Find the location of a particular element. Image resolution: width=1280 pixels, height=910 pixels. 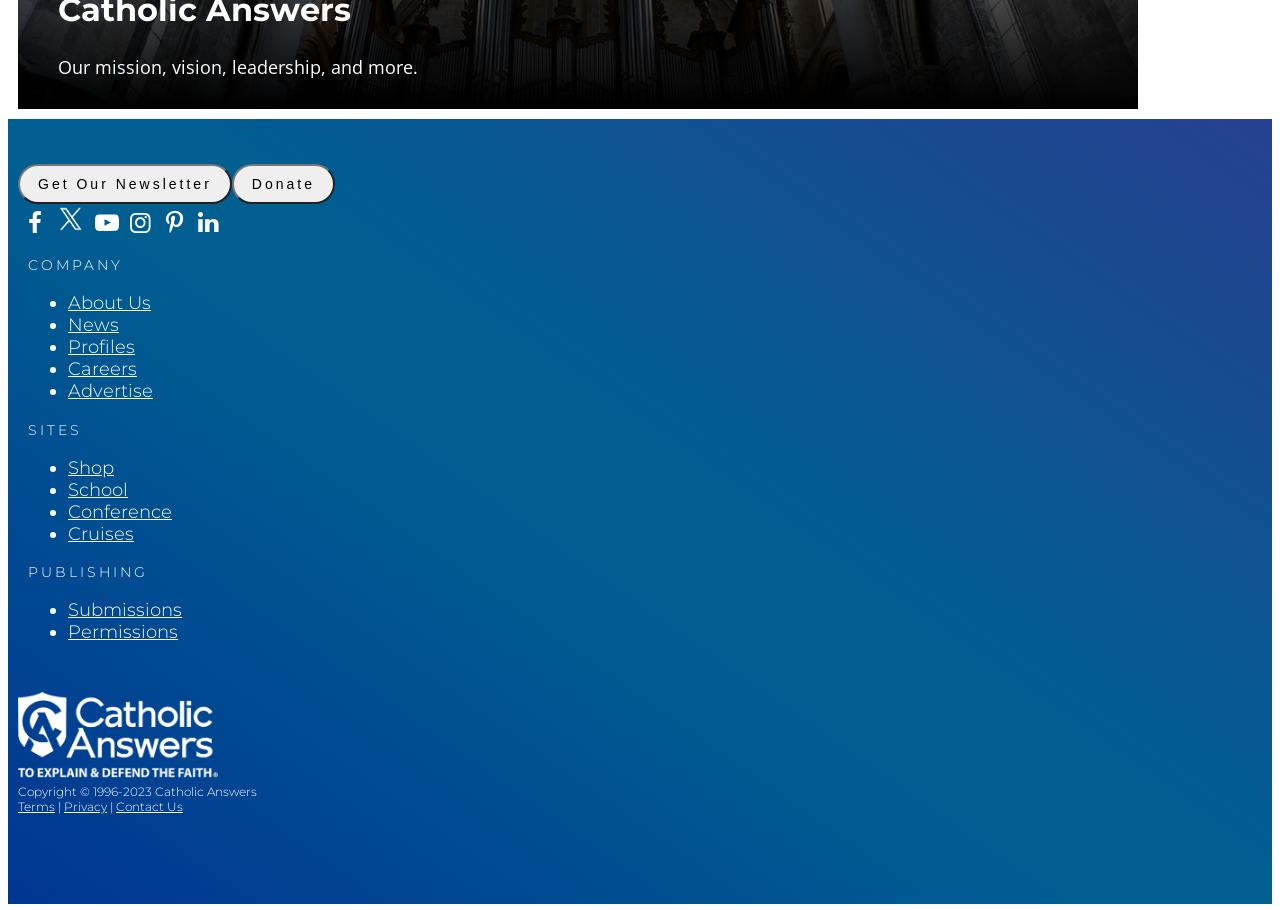

'Donate' is located at coordinates (250, 184).